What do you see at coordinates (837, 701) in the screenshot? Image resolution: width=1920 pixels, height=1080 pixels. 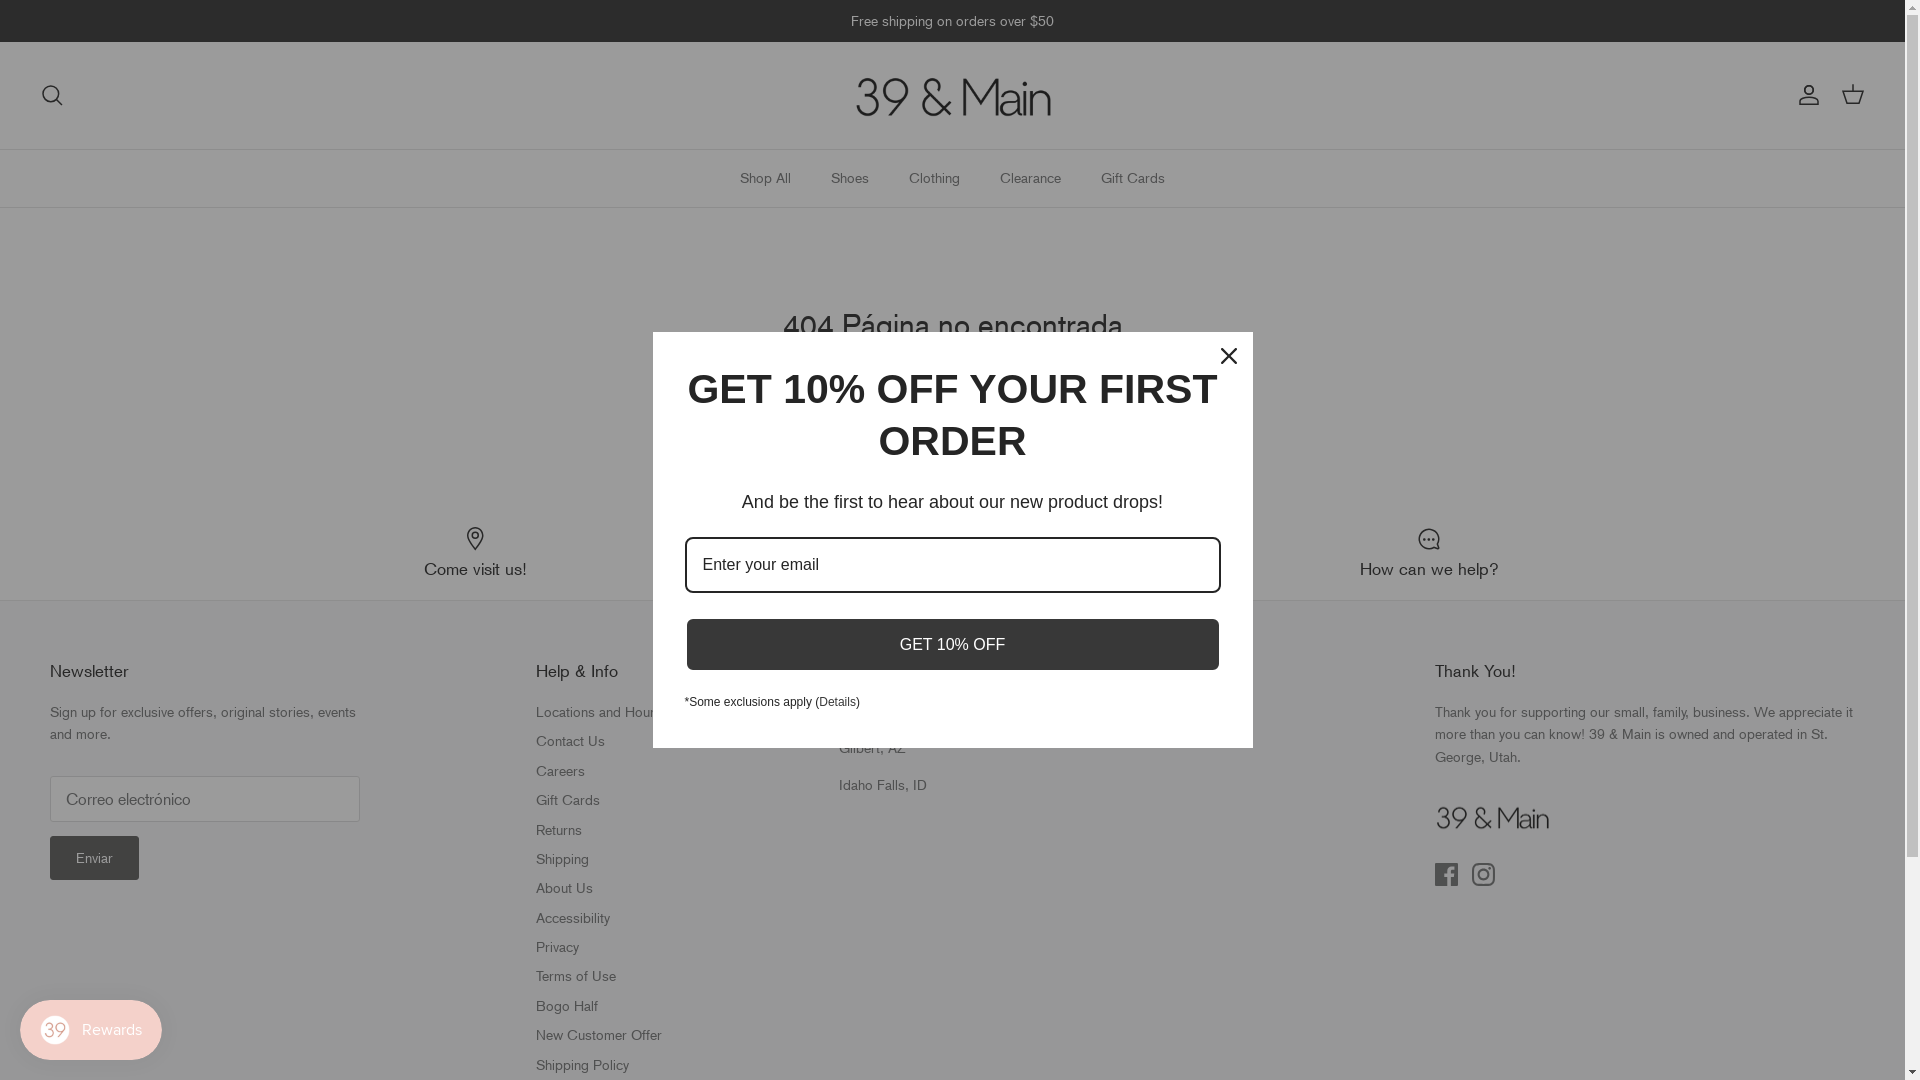 I see `'Details'` at bounding box center [837, 701].